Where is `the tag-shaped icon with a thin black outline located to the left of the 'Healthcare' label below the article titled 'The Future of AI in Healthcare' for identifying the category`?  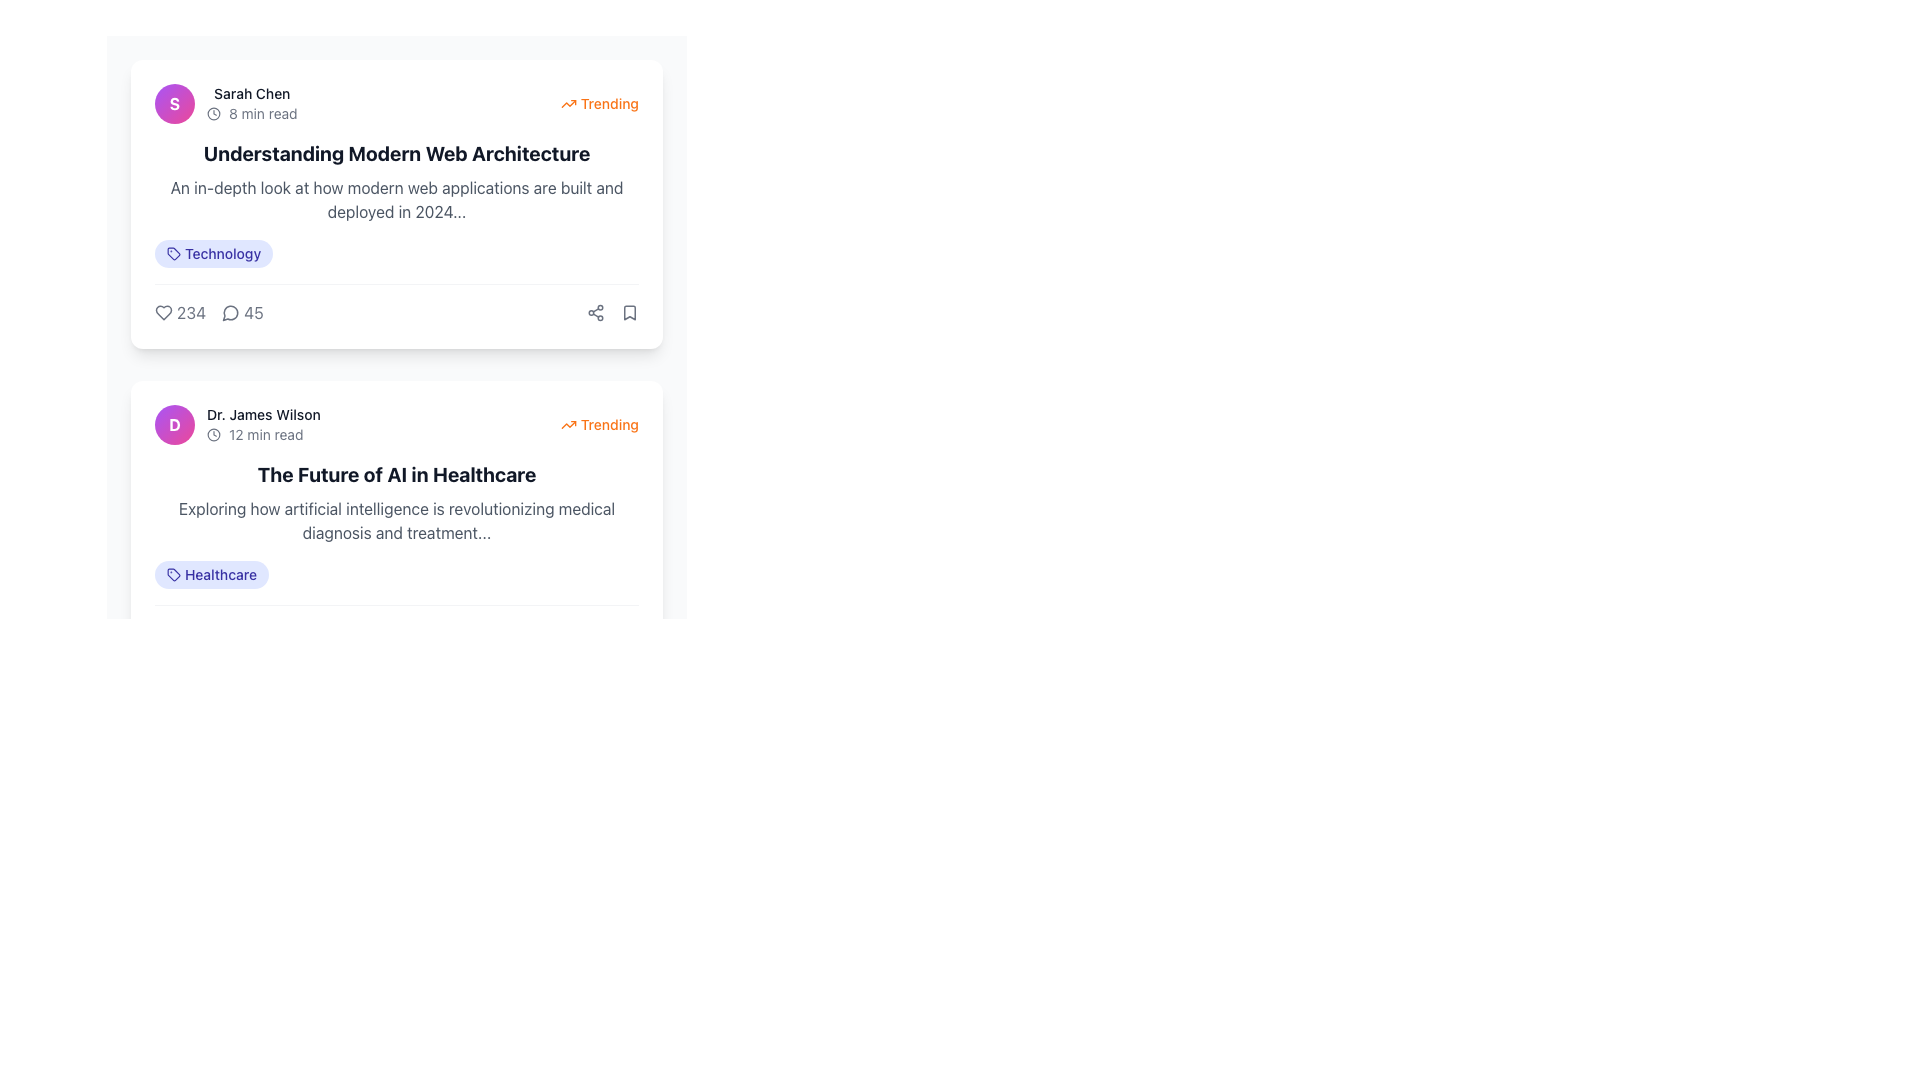
the tag-shaped icon with a thin black outline located to the left of the 'Healthcare' label below the article titled 'The Future of AI in Healthcare' for identifying the category is located at coordinates (173, 574).